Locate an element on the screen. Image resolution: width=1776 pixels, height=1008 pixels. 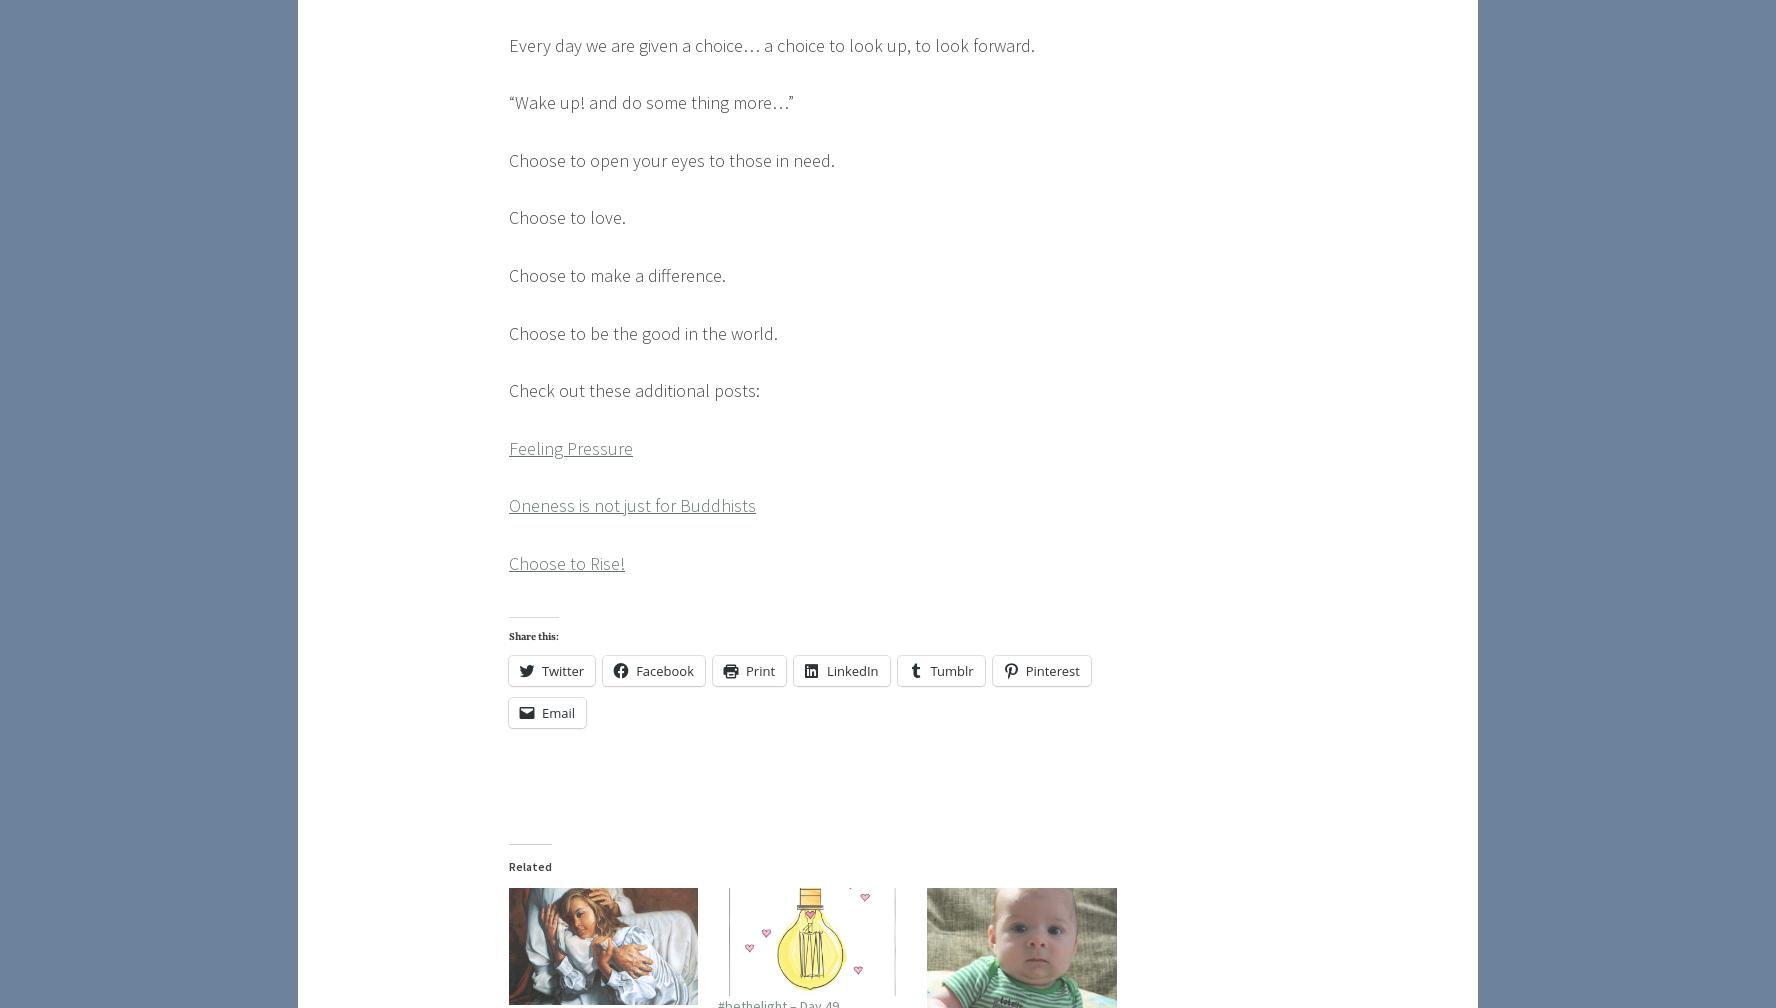
'Email' is located at coordinates (558, 711).